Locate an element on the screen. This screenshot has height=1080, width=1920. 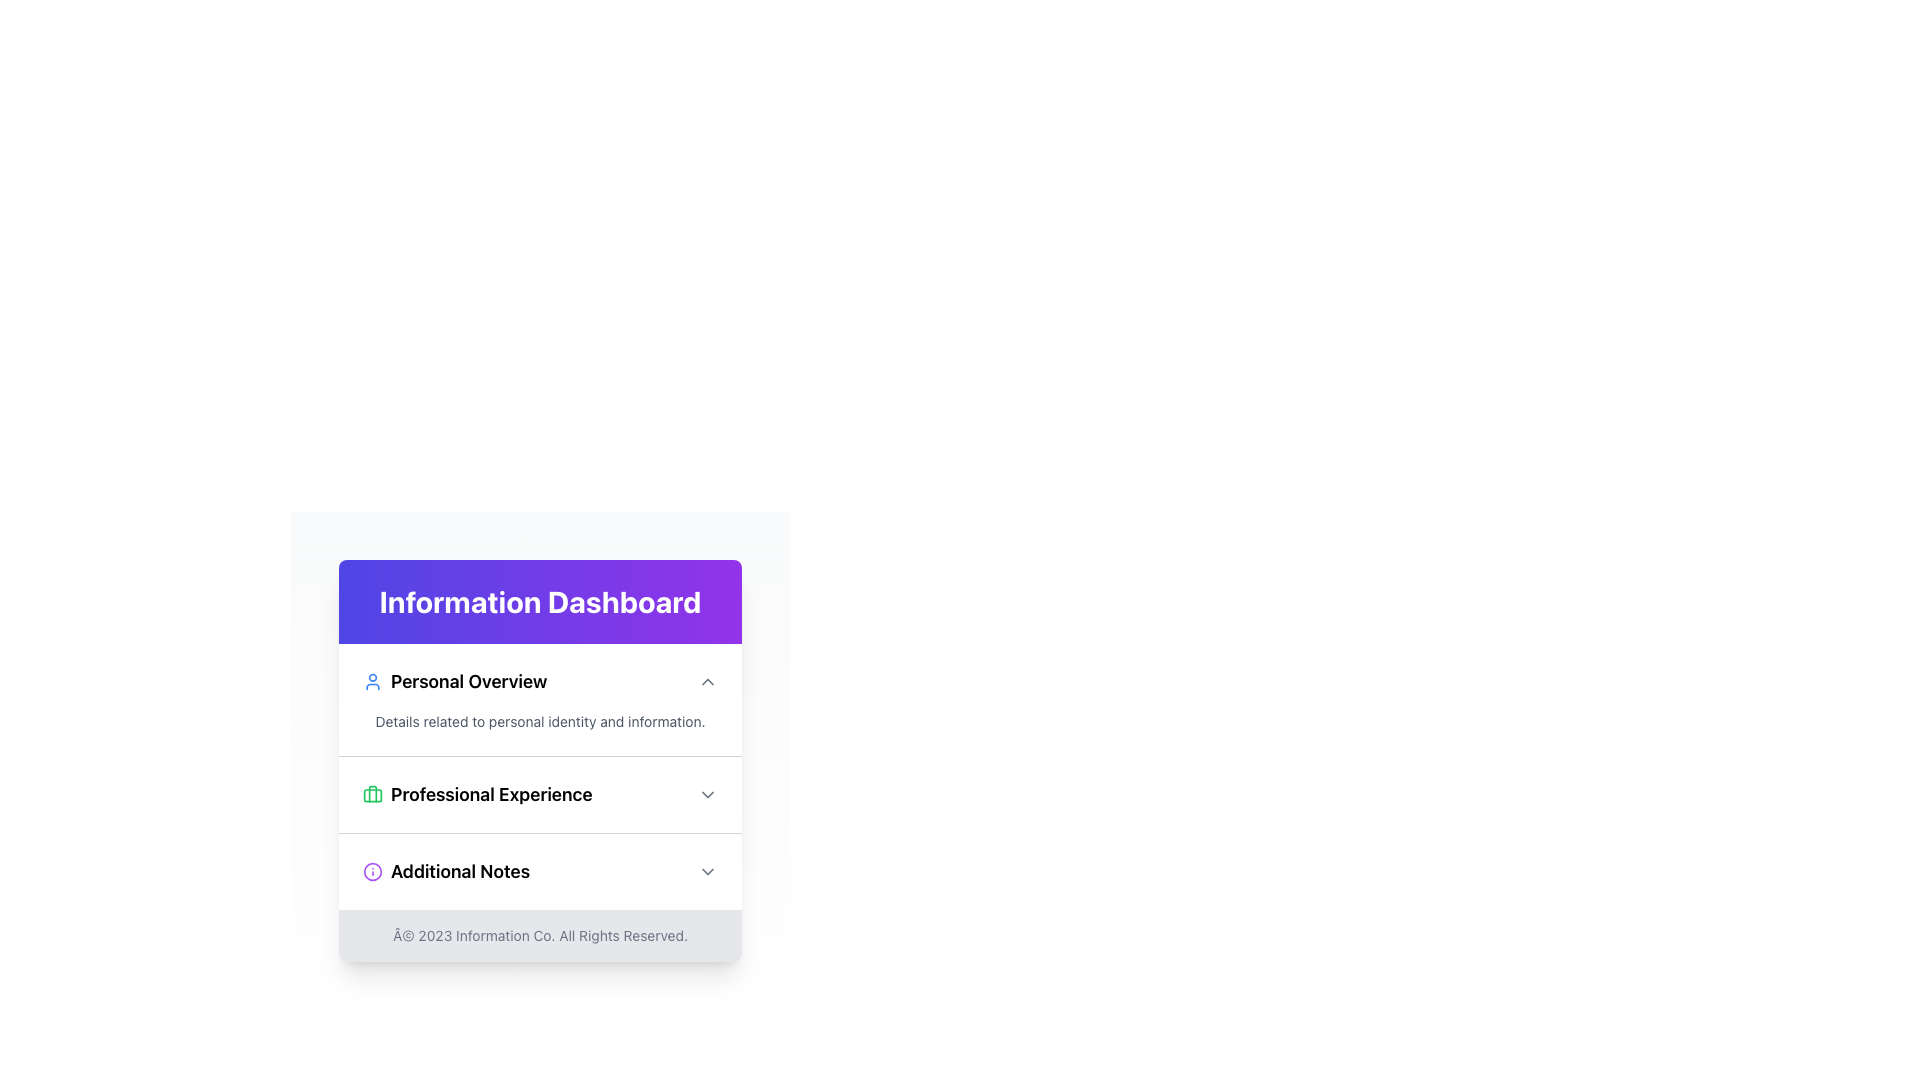
the Section Header labeled 'Personal Overview' is located at coordinates (540, 681).